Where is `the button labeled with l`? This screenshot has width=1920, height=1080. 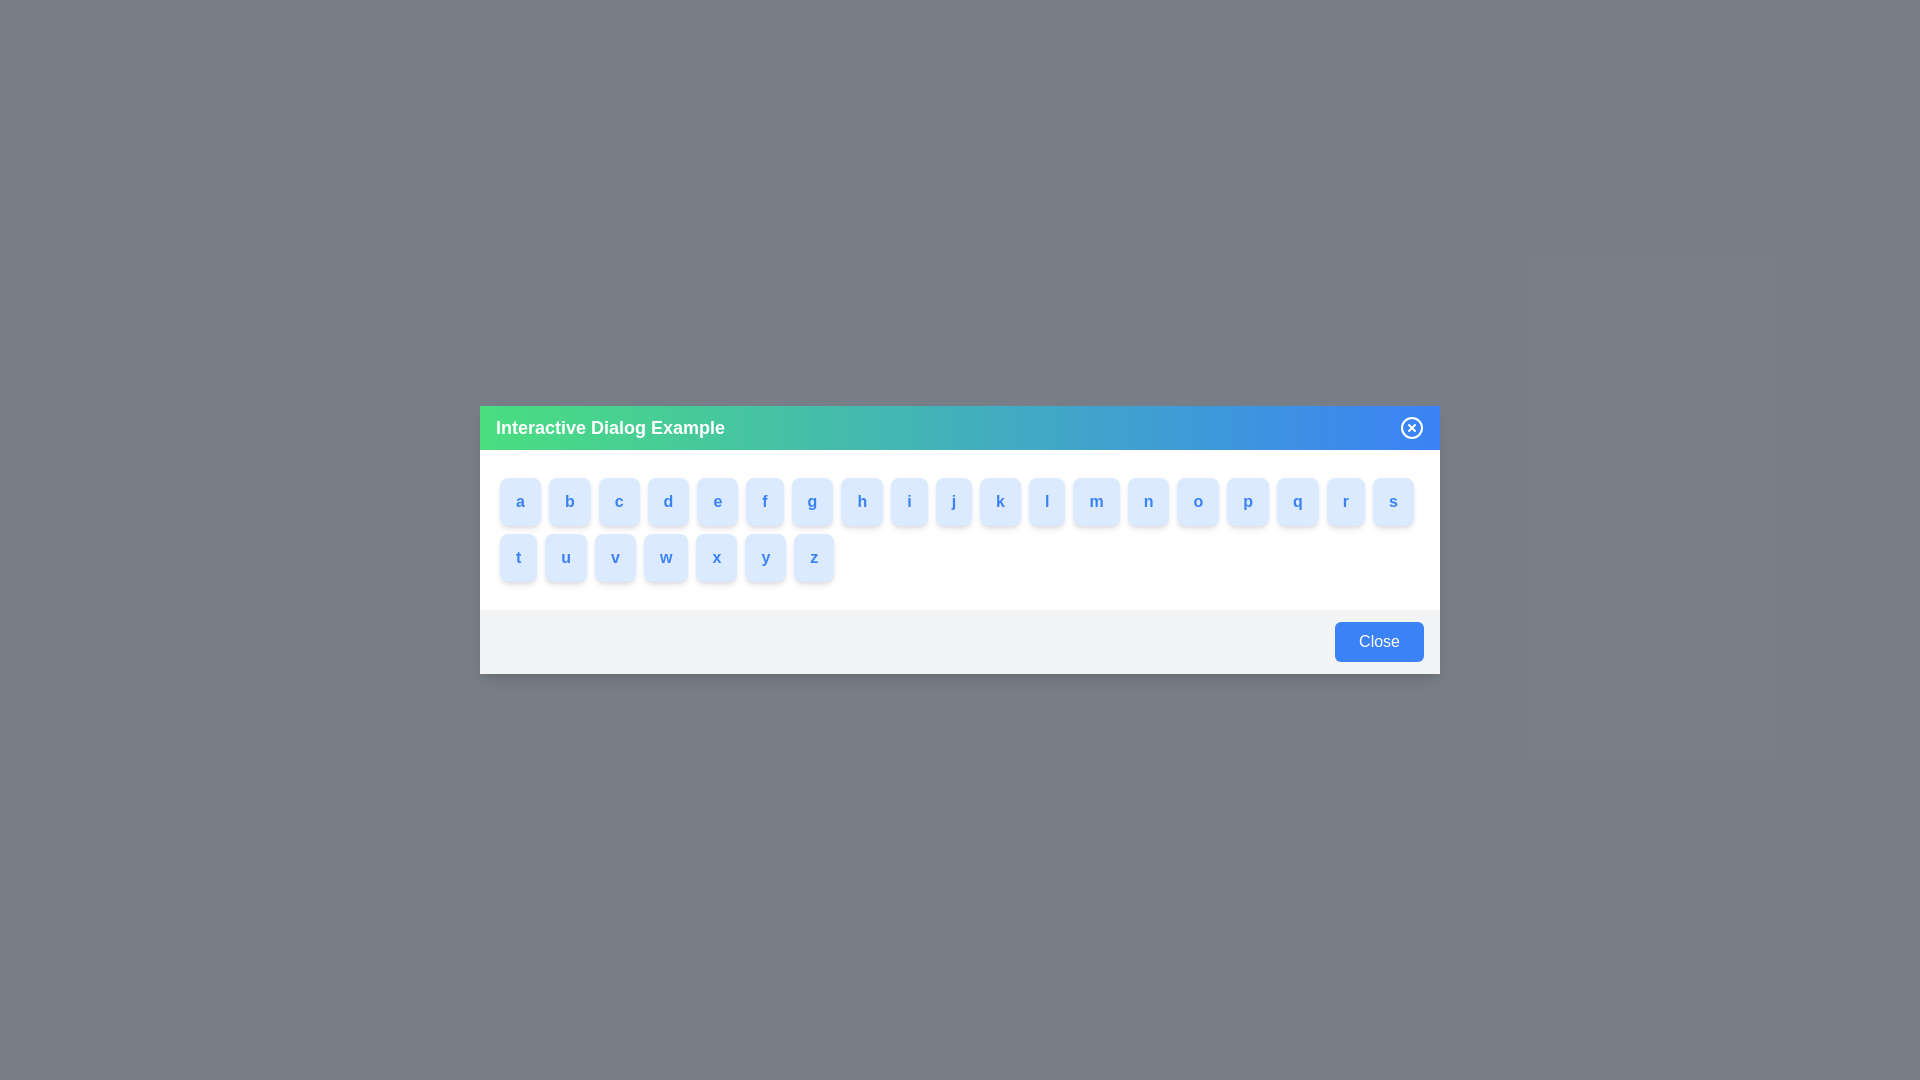 the button labeled with l is located at coordinates (1069, 500).